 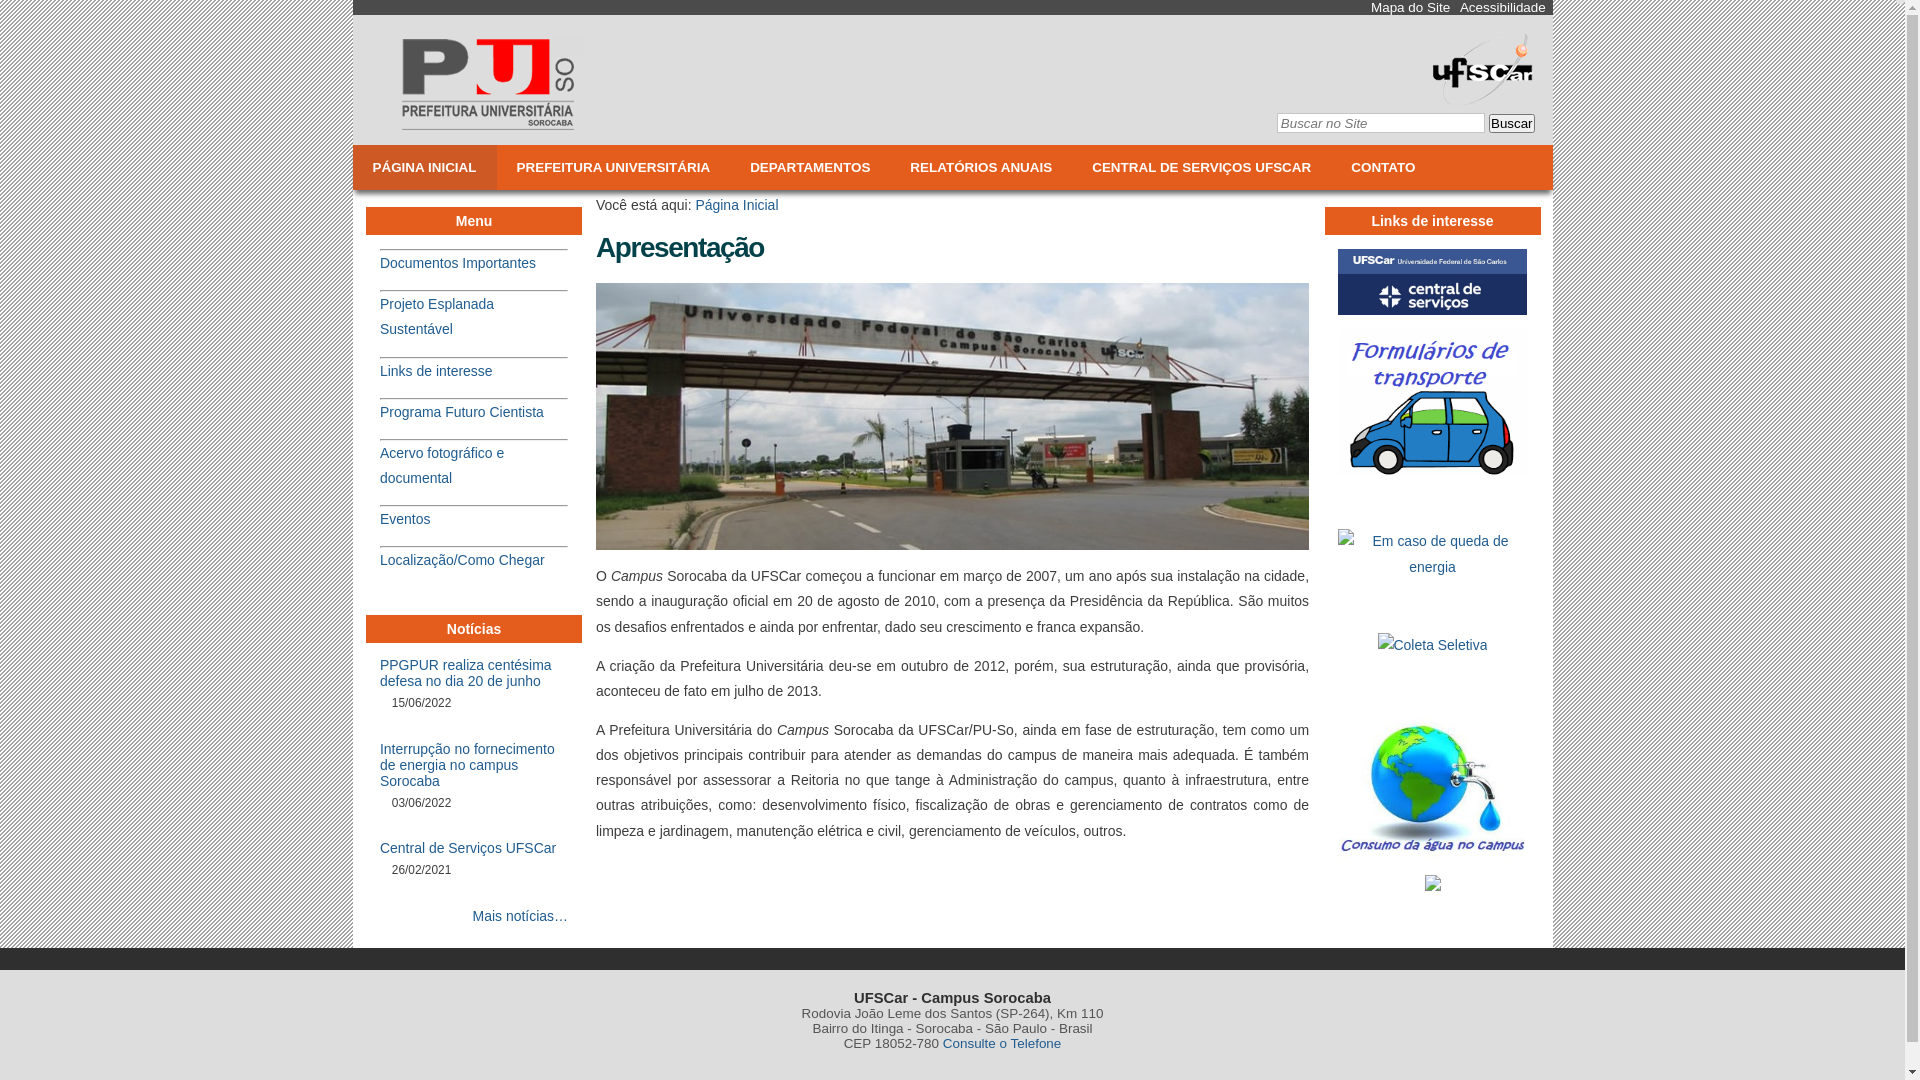 I want to click on 'Portal UFSCar', so click(x=1482, y=98).